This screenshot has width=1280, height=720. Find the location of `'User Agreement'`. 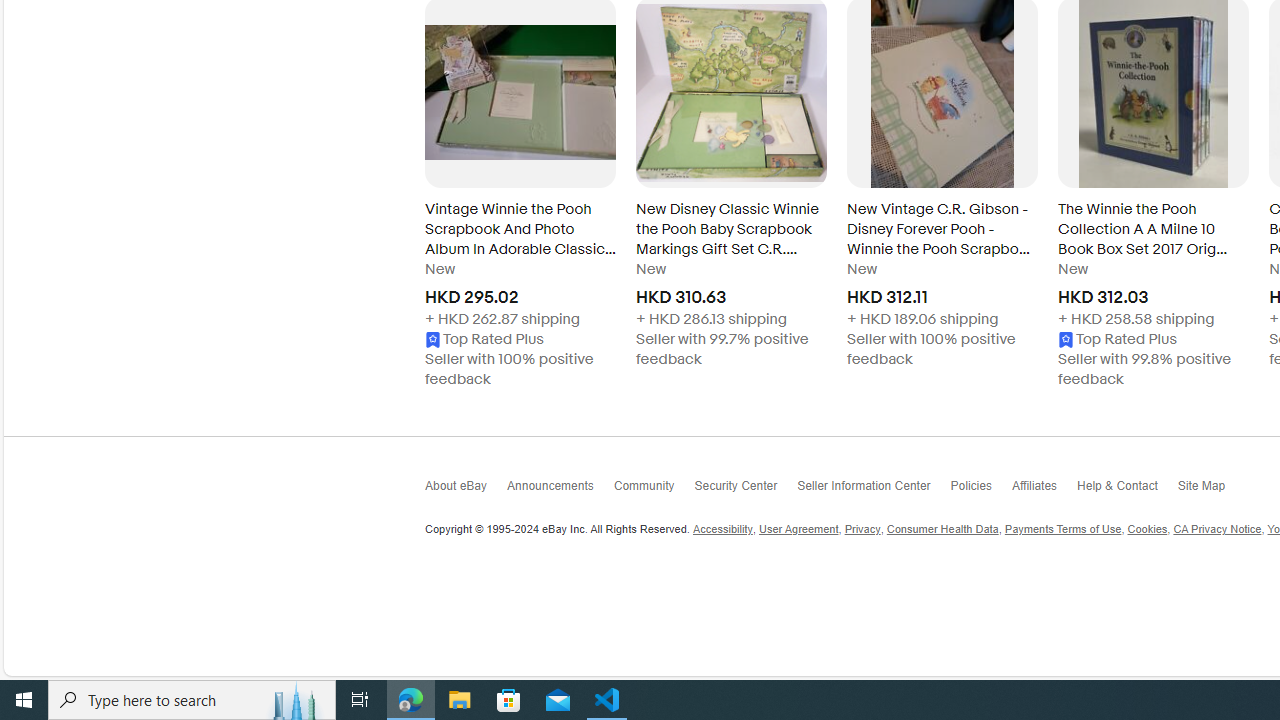

'User Agreement' is located at coordinates (797, 528).